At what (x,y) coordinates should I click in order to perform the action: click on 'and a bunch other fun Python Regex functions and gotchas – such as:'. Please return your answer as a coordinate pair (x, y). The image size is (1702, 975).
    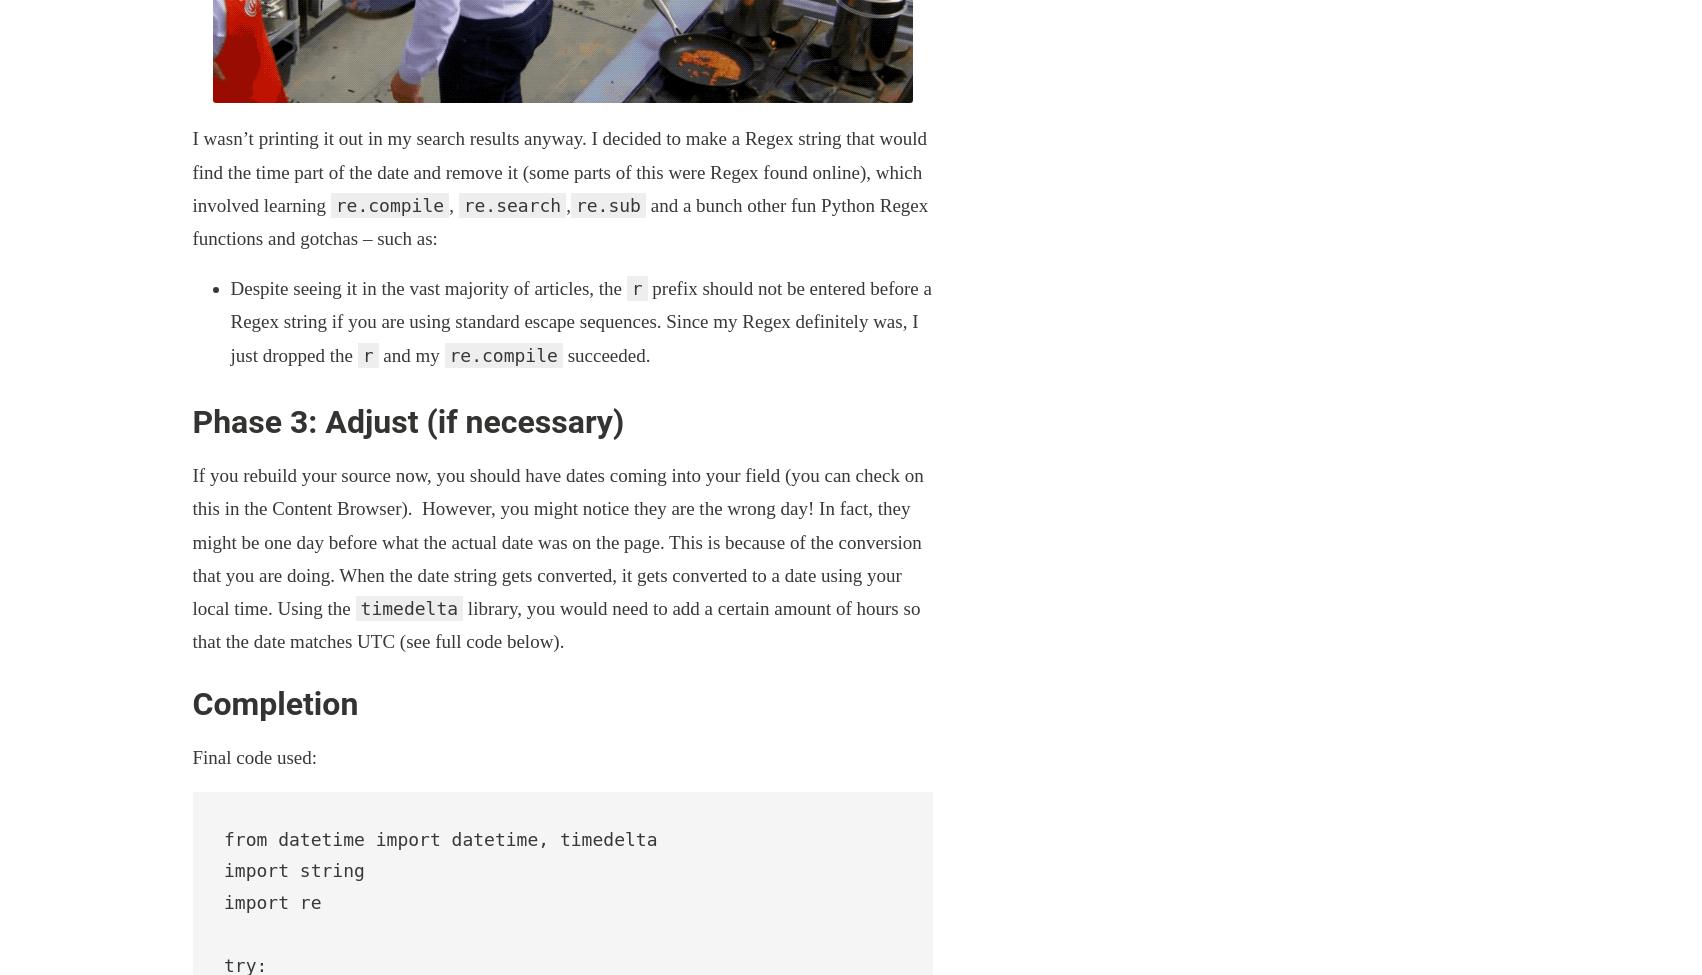
    Looking at the image, I should click on (558, 221).